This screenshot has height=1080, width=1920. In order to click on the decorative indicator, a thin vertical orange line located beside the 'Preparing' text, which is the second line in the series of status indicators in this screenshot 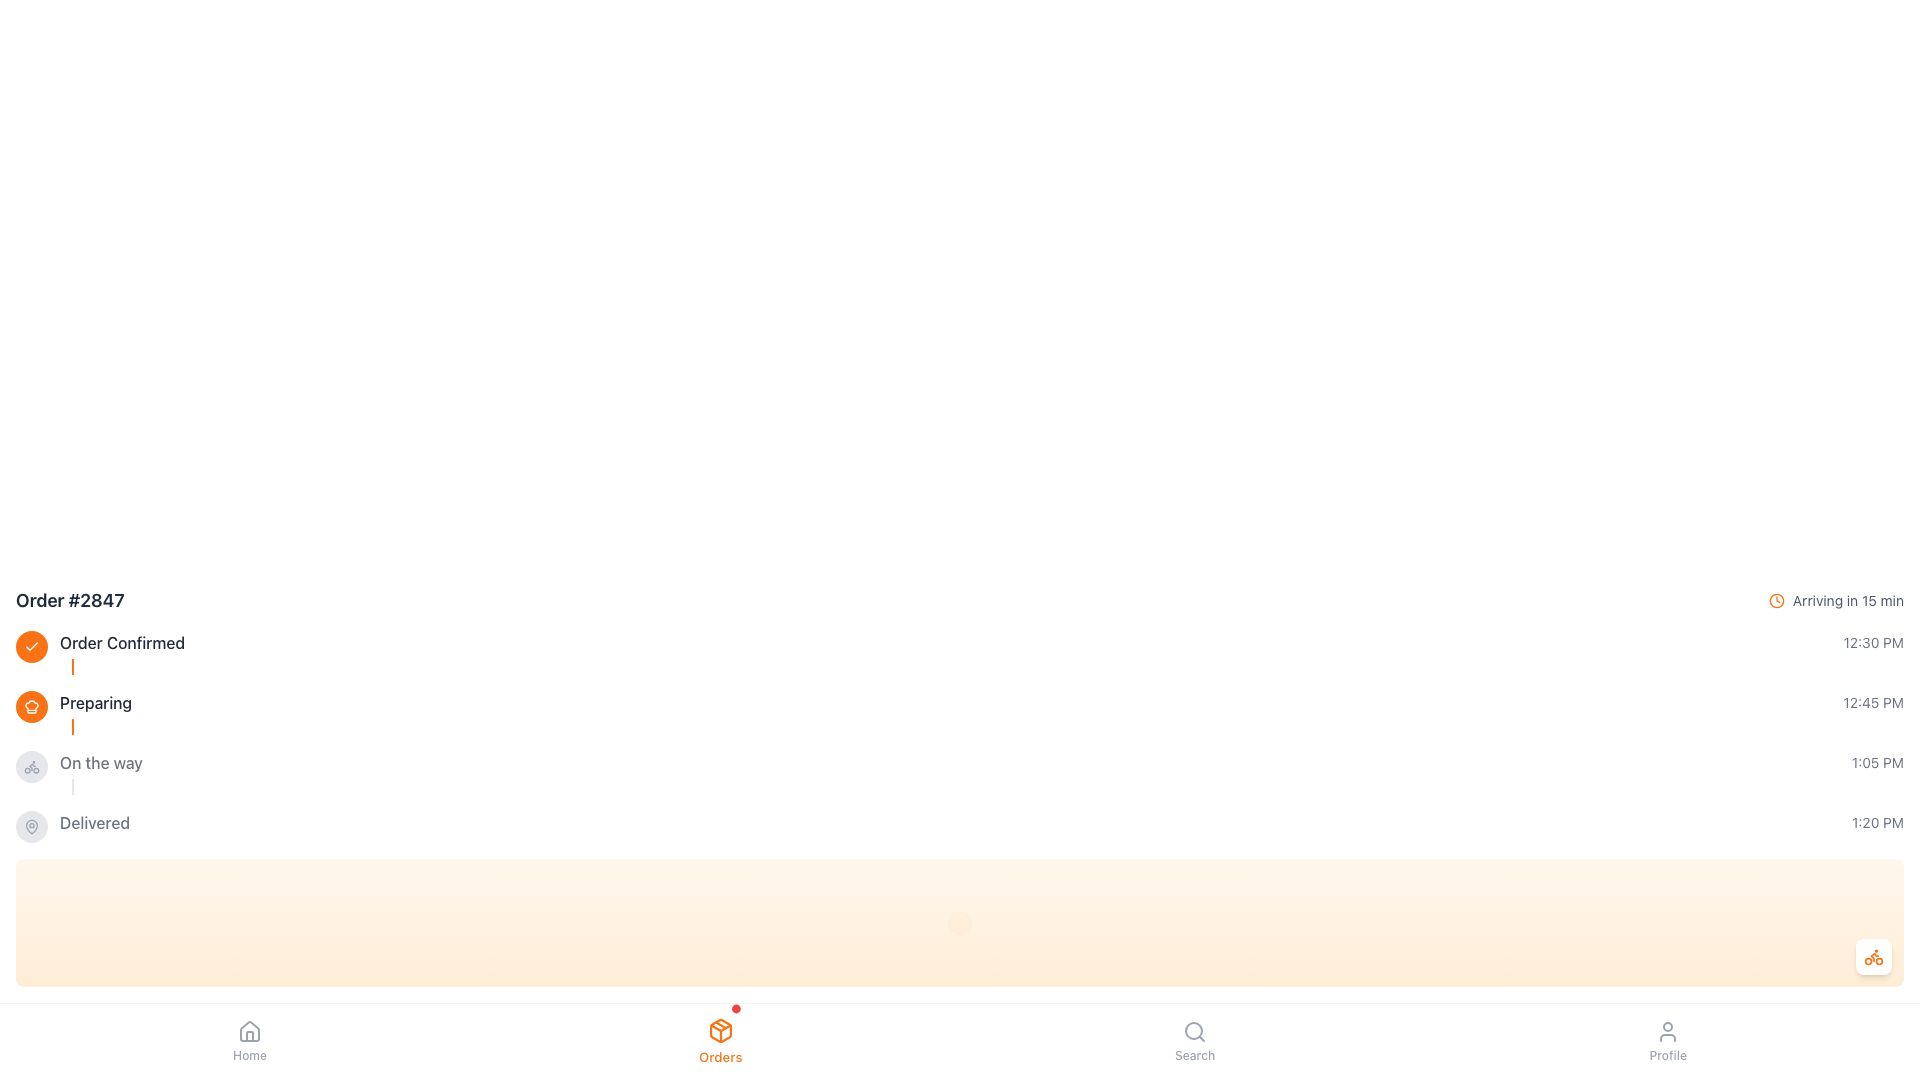, I will do `click(72, 726)`.